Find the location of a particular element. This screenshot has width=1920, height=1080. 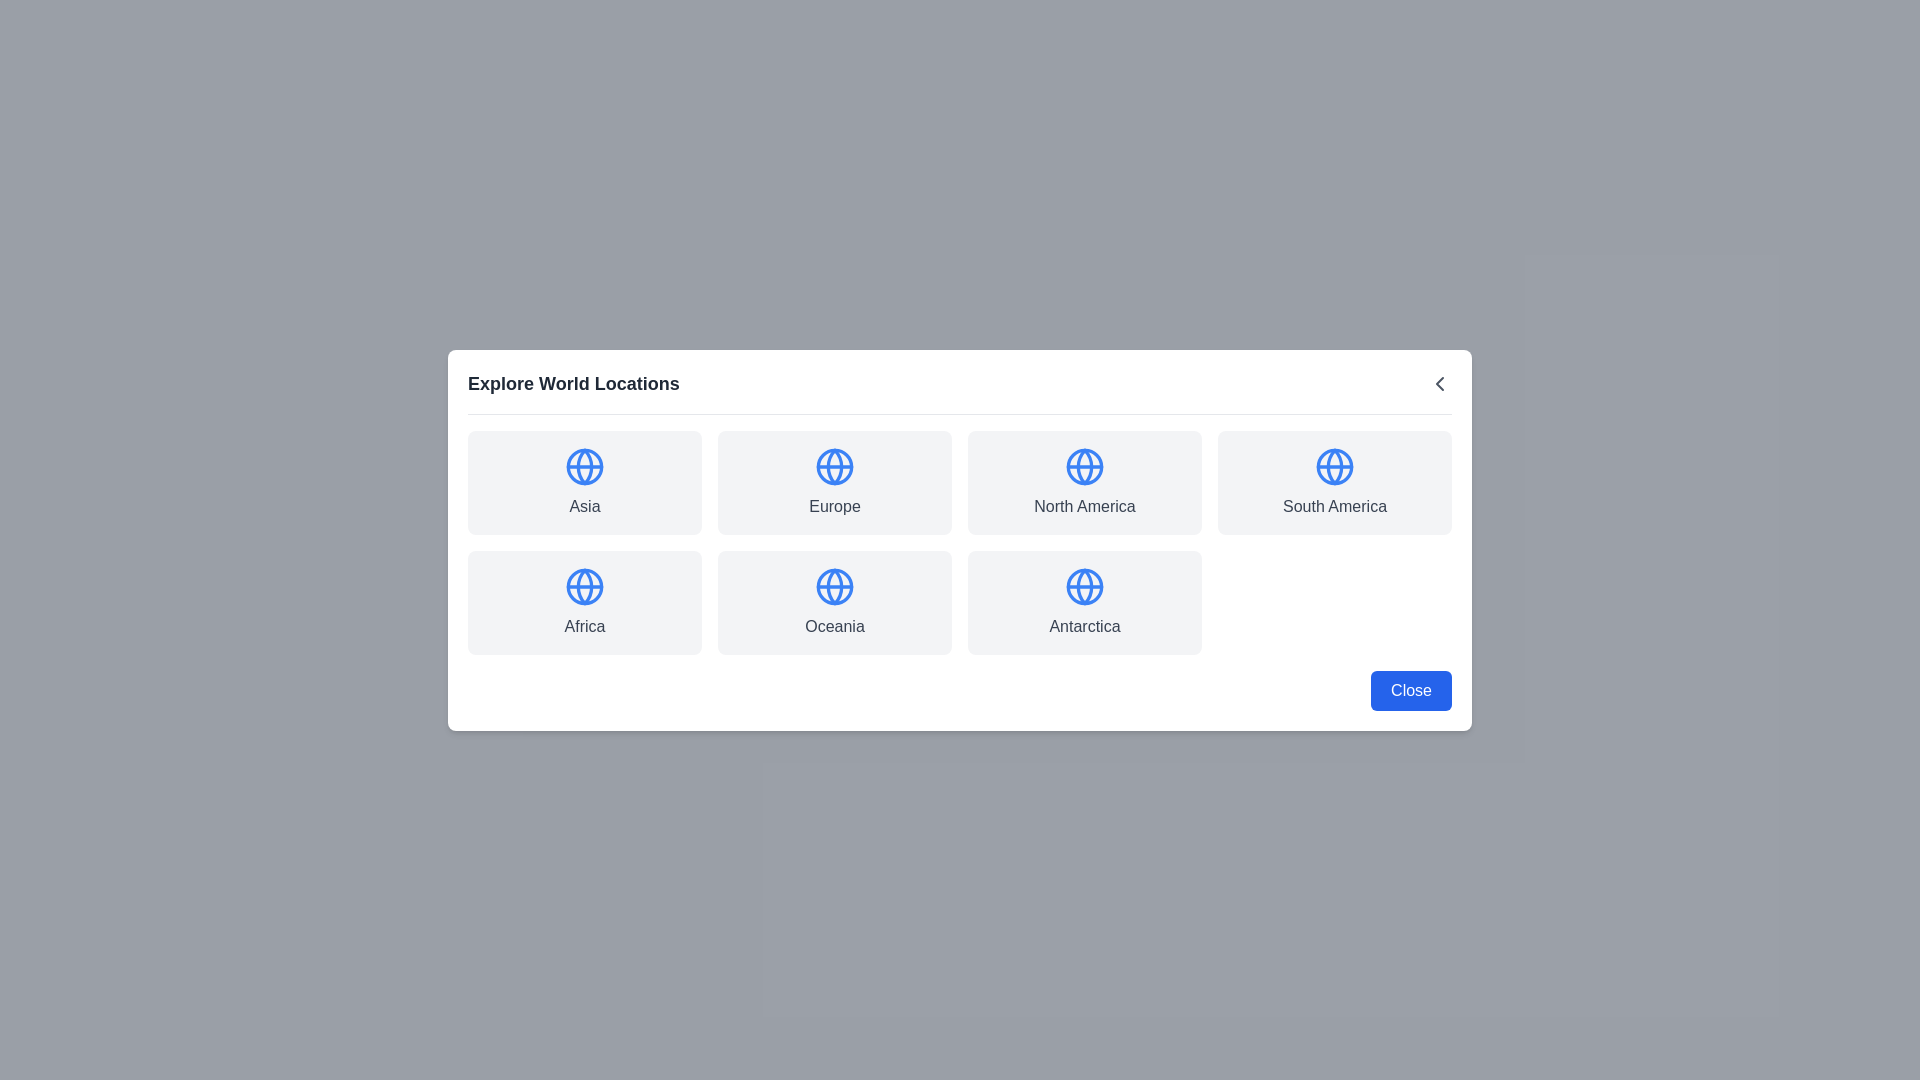

Close button in the footer of the dialog is located at coordinates (1410, 689).